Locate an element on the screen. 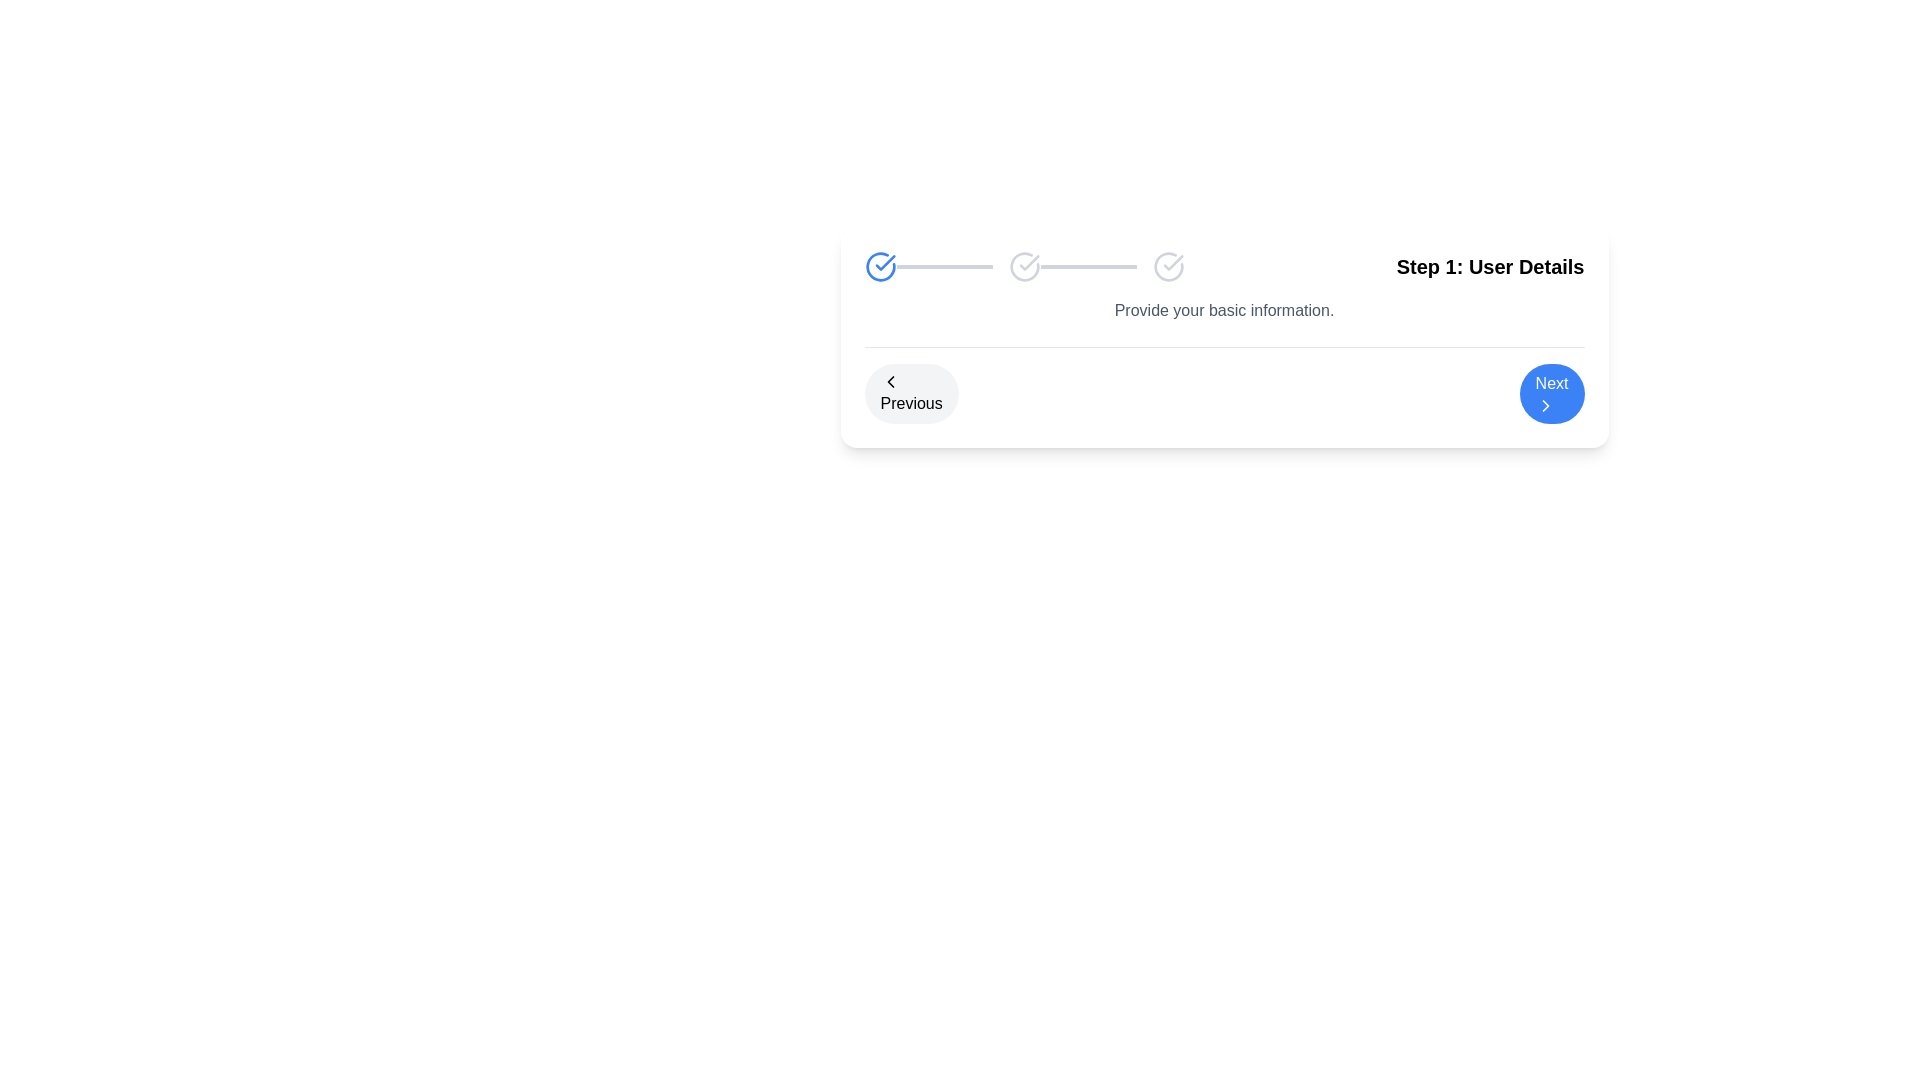 The image size is (1920, 1080). the visual progress indicator, which is a thin gray horizontal rectangle located within a progress bar, positioned between a checkmark icon and another step indicator is located at coordinates (1087, 265).